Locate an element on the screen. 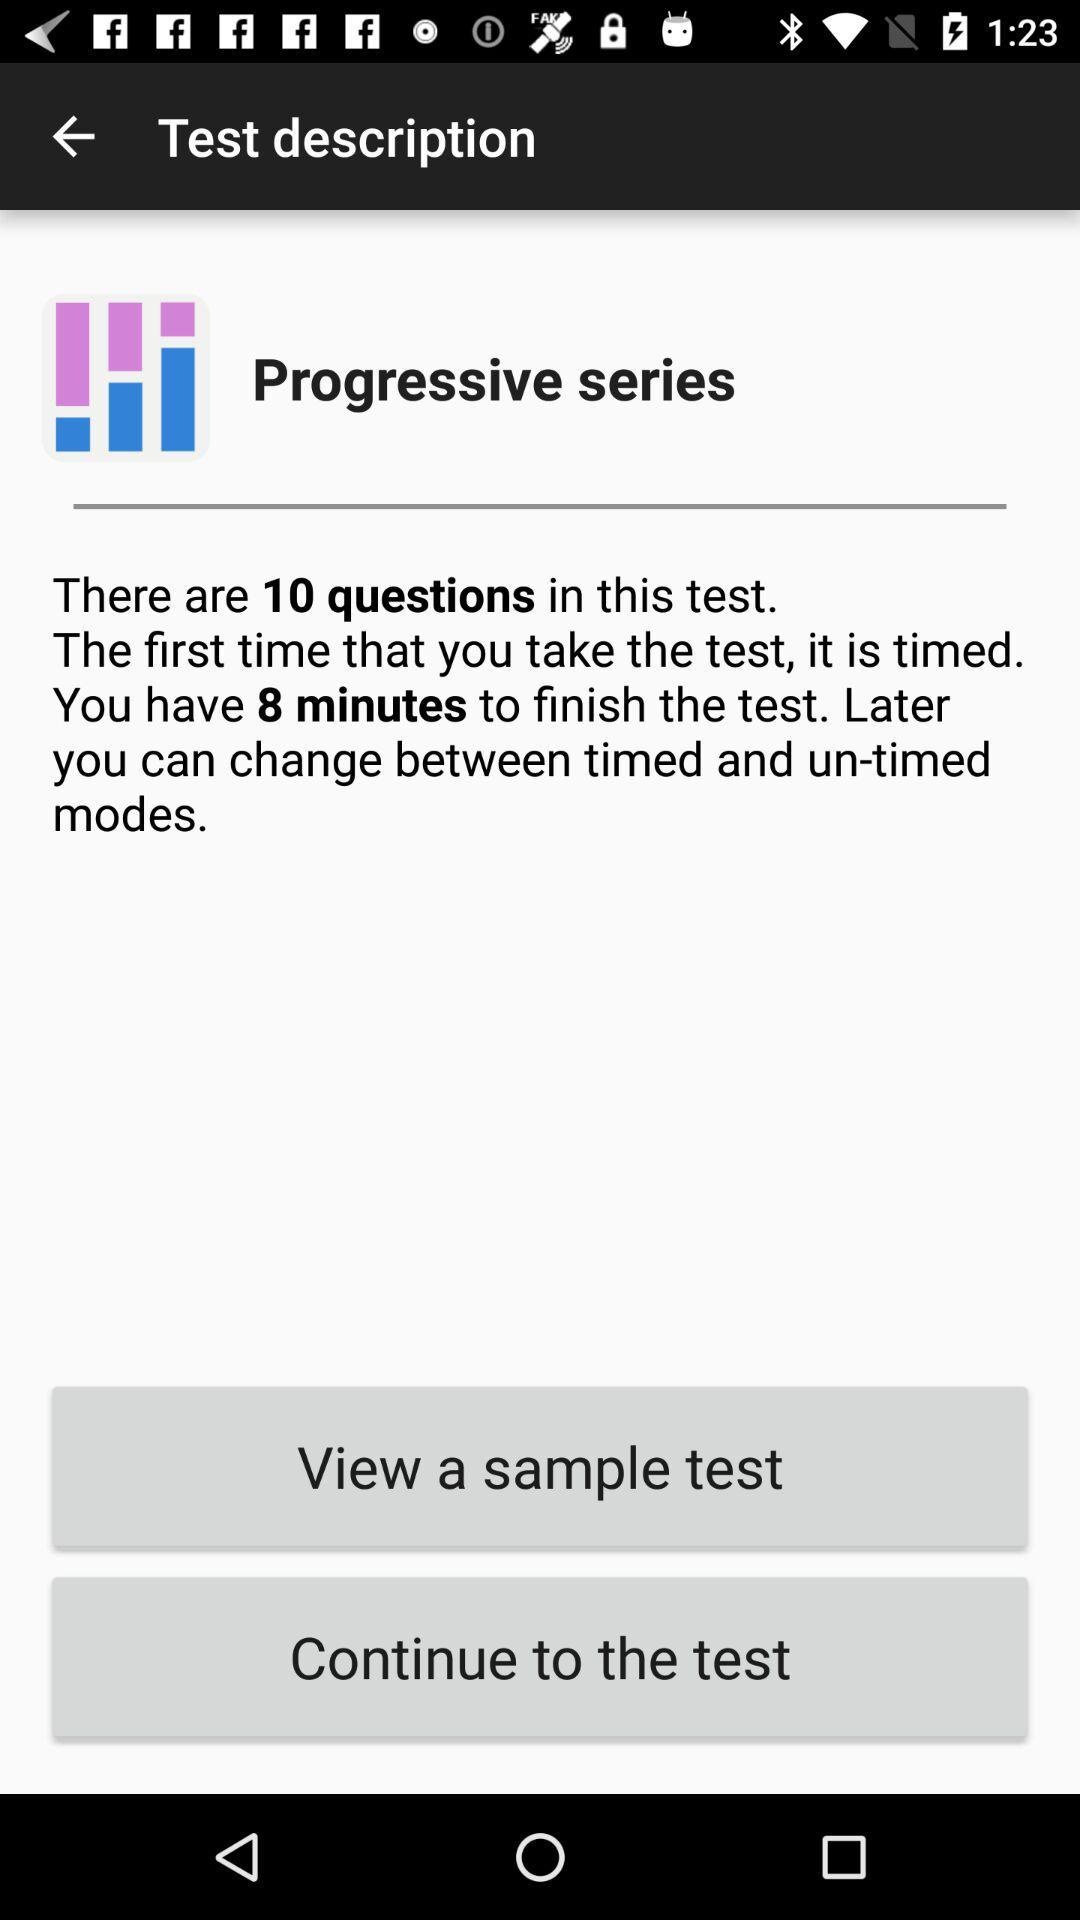  icon above the view a sample is located at coordinates (540, 961).